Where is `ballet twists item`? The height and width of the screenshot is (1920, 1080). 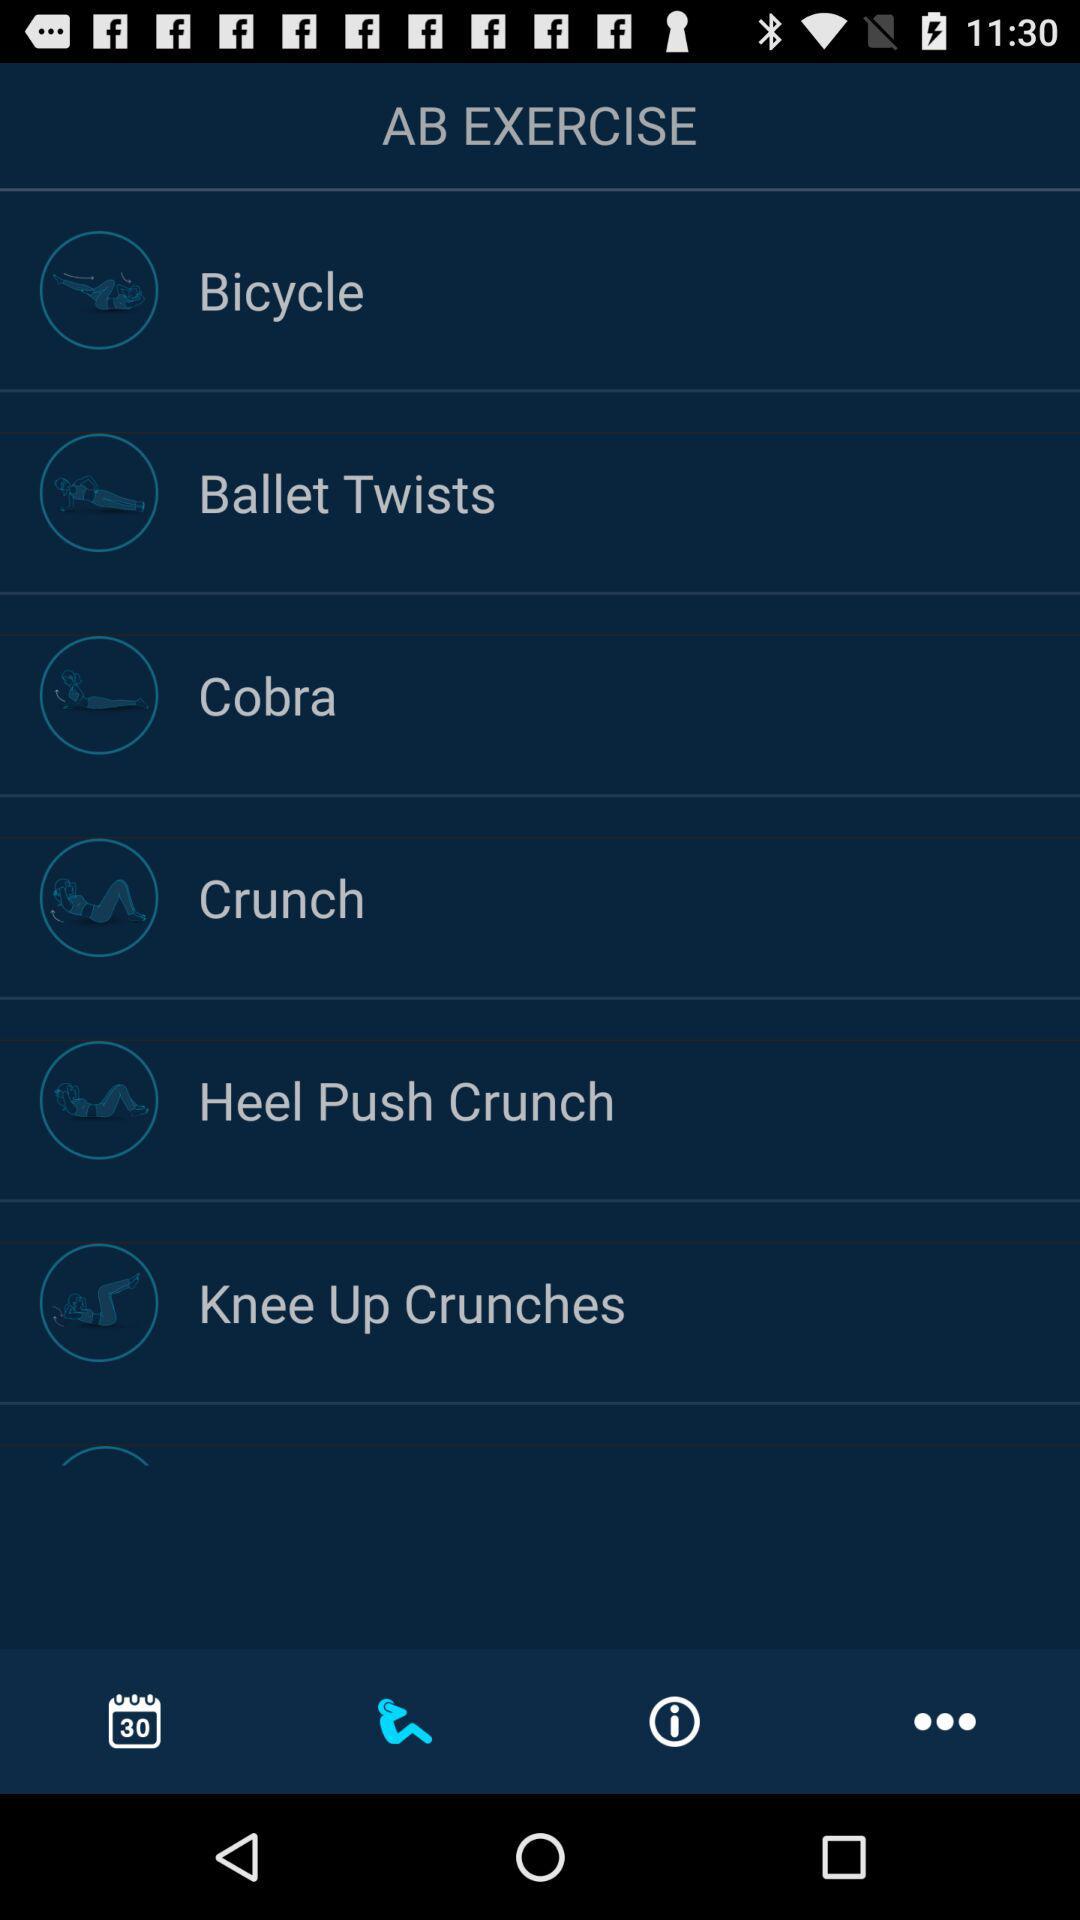
ballet twists item is located at coordinates (639, 492).